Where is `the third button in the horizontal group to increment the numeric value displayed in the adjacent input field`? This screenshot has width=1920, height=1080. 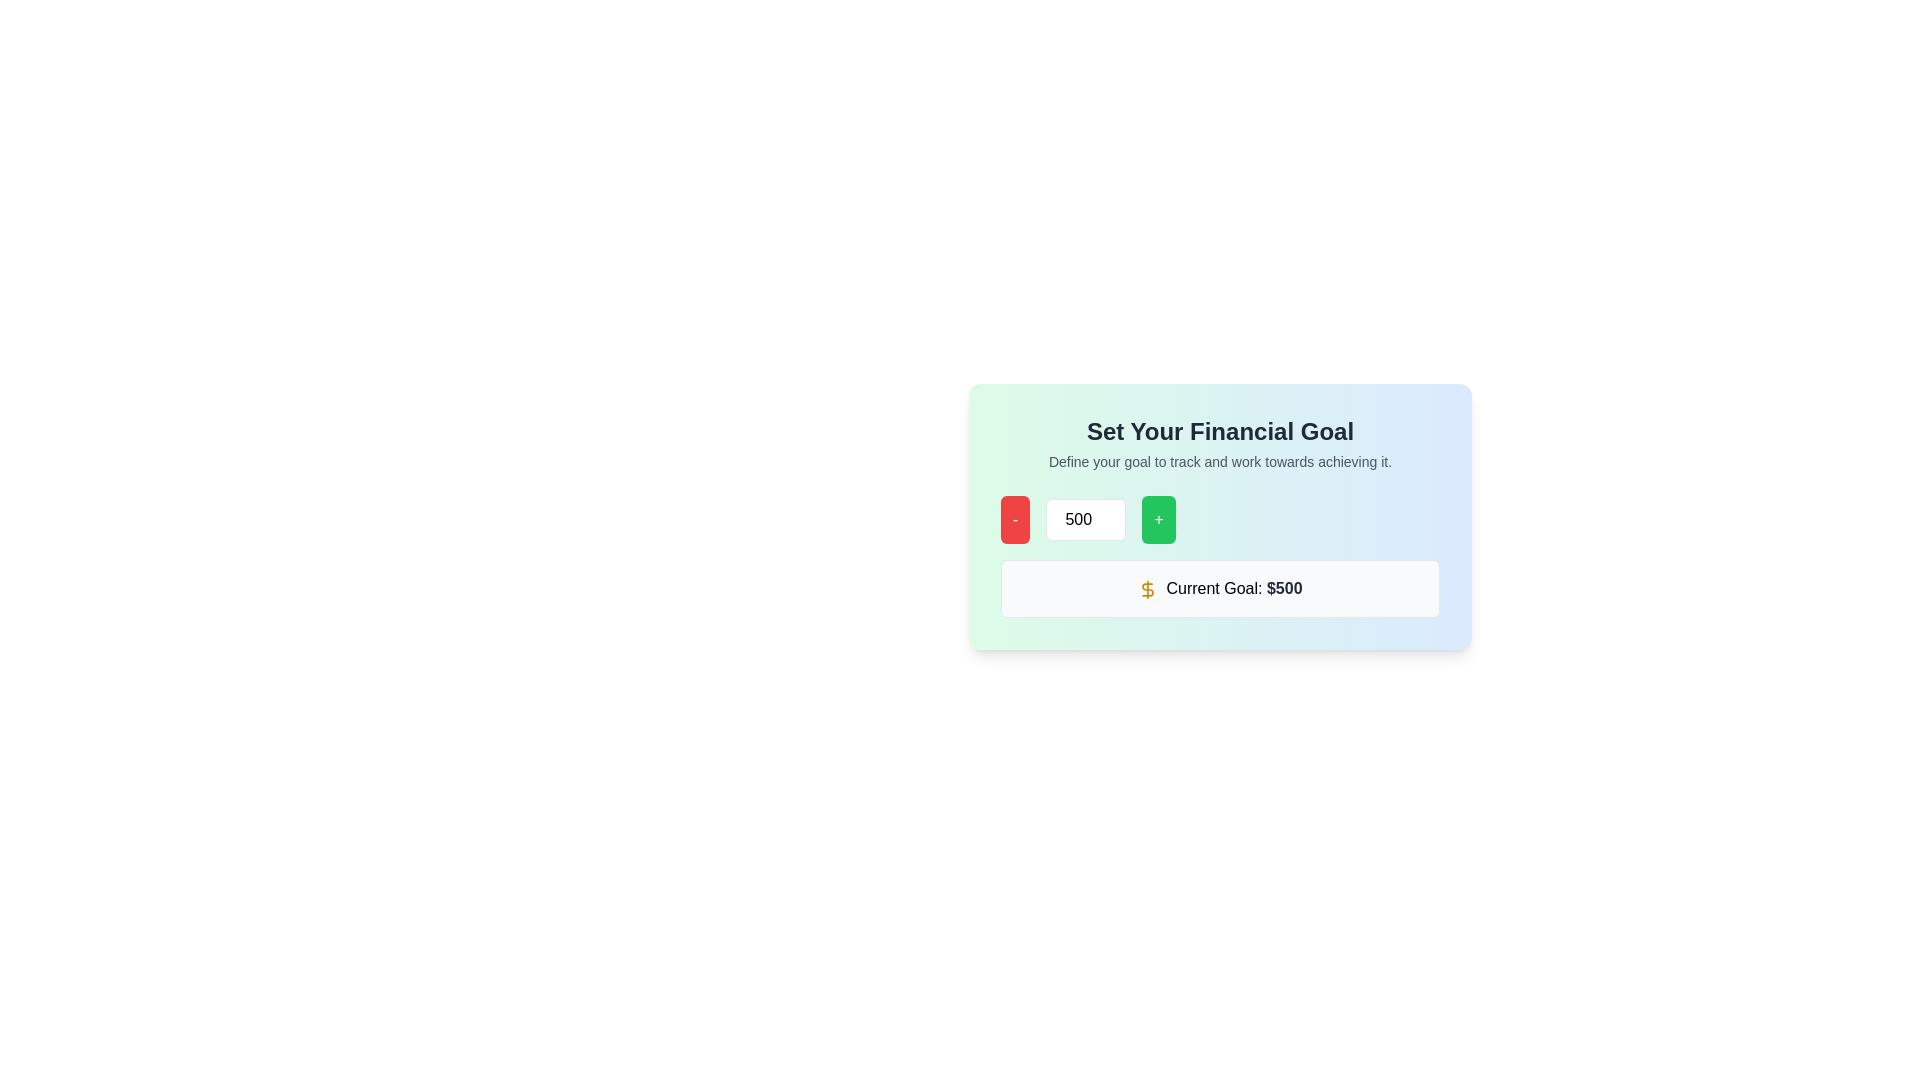 the third button in the horizontal group to increment the numeric value displayed in the adjacent input field is located at coordinates (1158, 519).